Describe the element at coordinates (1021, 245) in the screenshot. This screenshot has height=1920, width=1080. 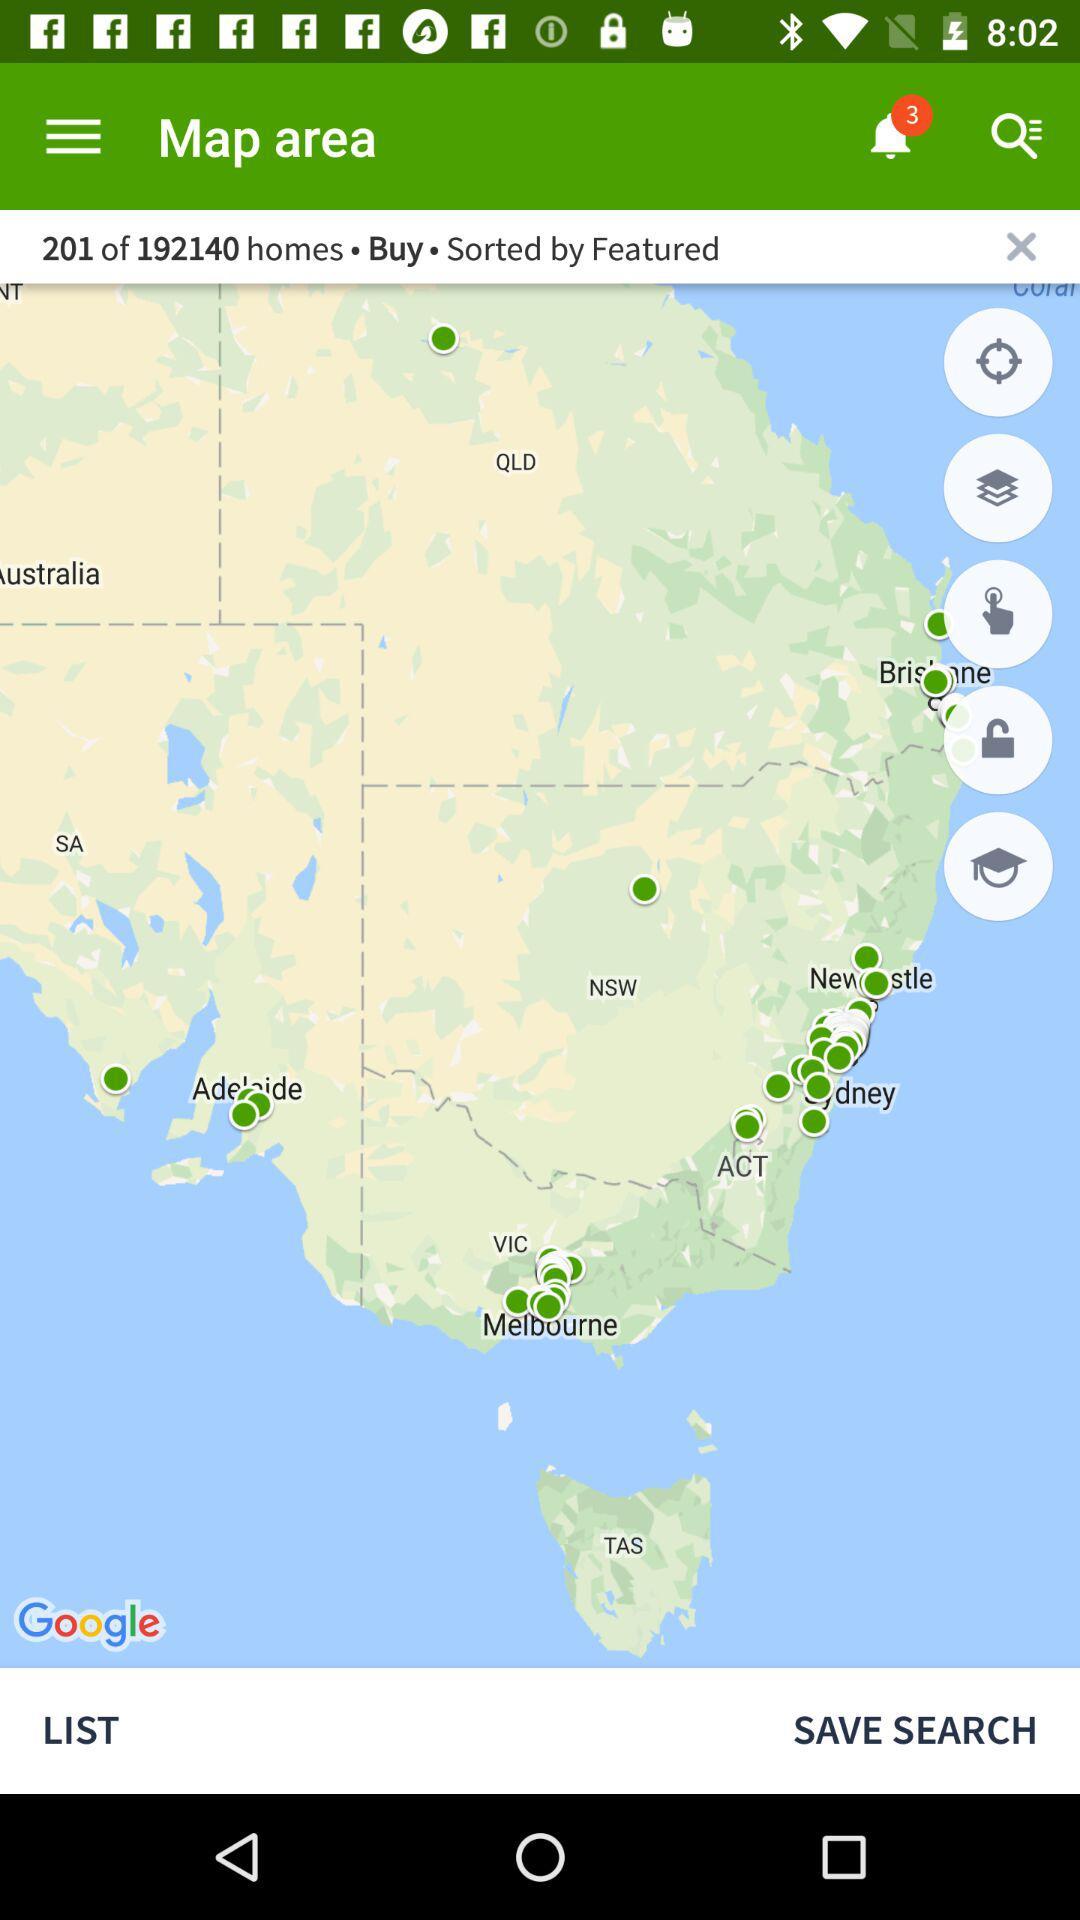
I see `delete the input` at that location.